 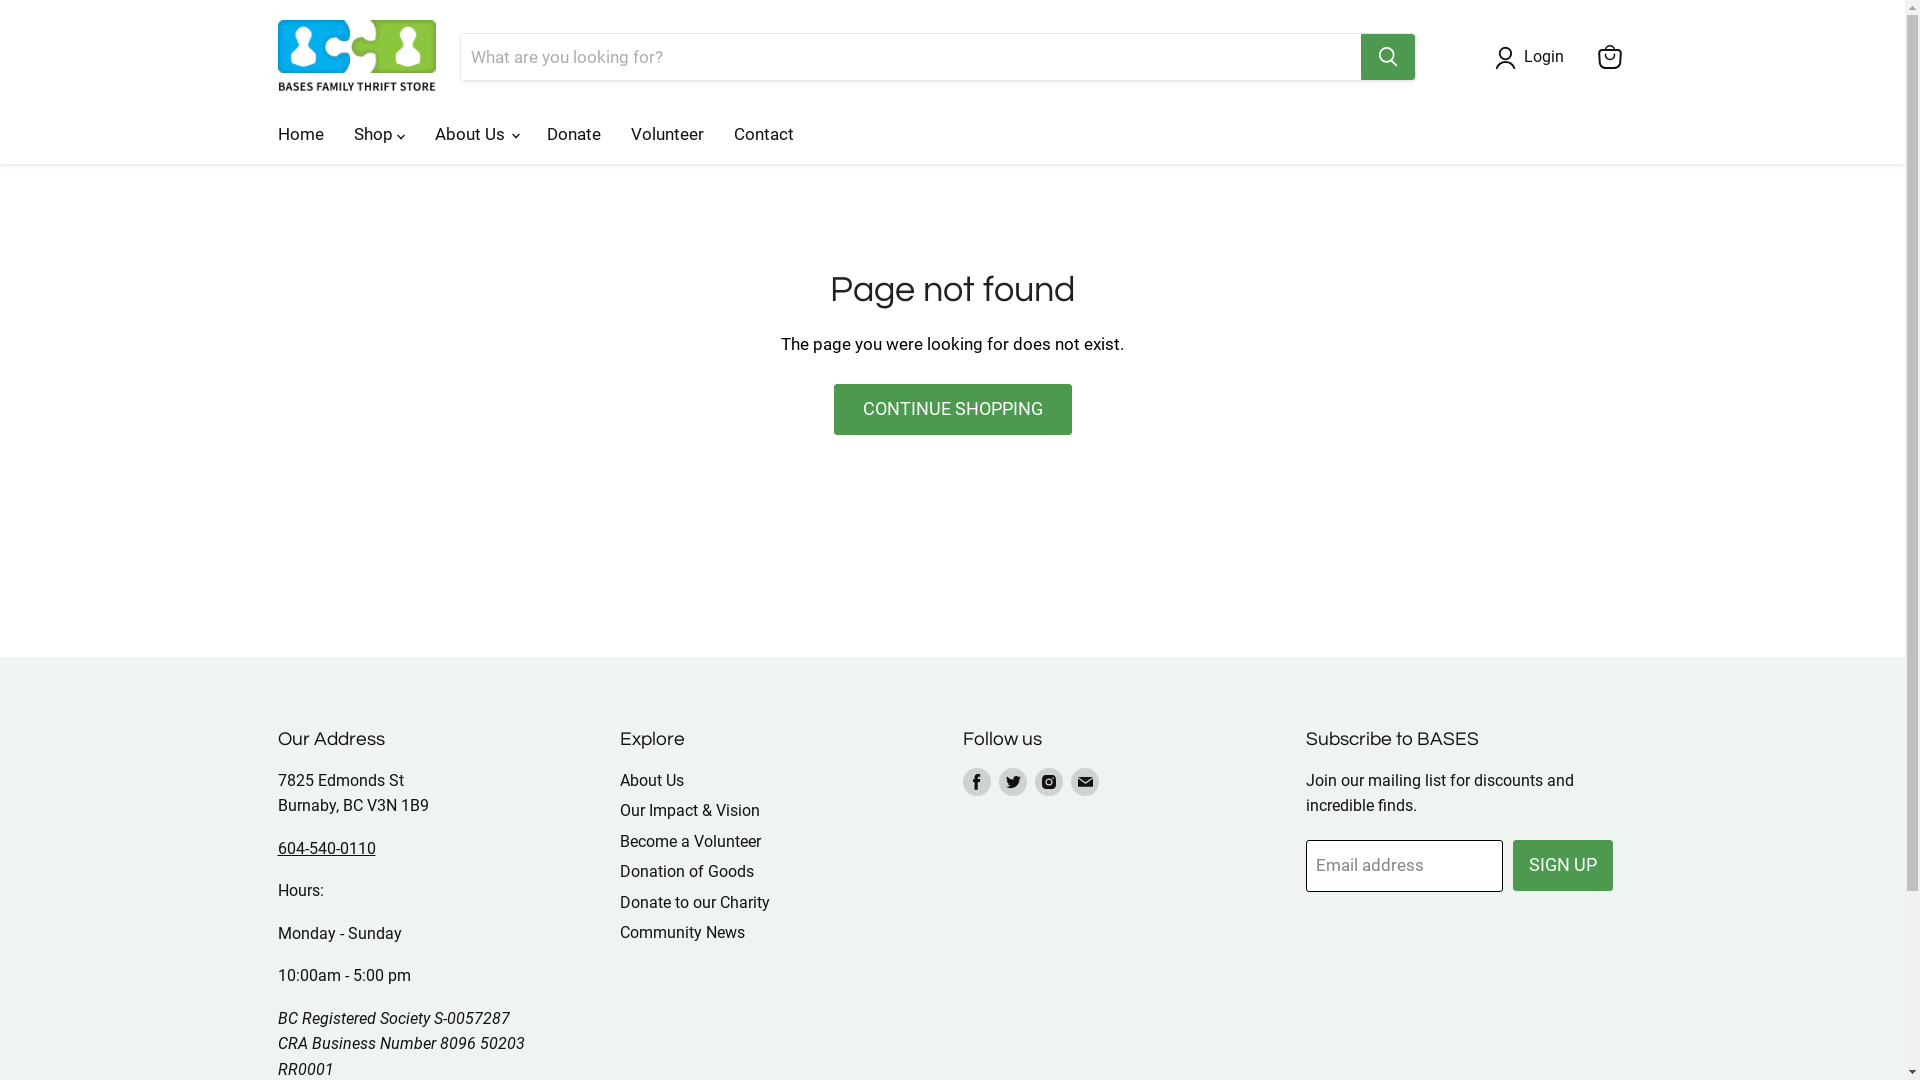 What do you see at coordinates (977, 781) in the screenshot?
I see `'Find us on Facebook'` at bounding box center [977, 781].